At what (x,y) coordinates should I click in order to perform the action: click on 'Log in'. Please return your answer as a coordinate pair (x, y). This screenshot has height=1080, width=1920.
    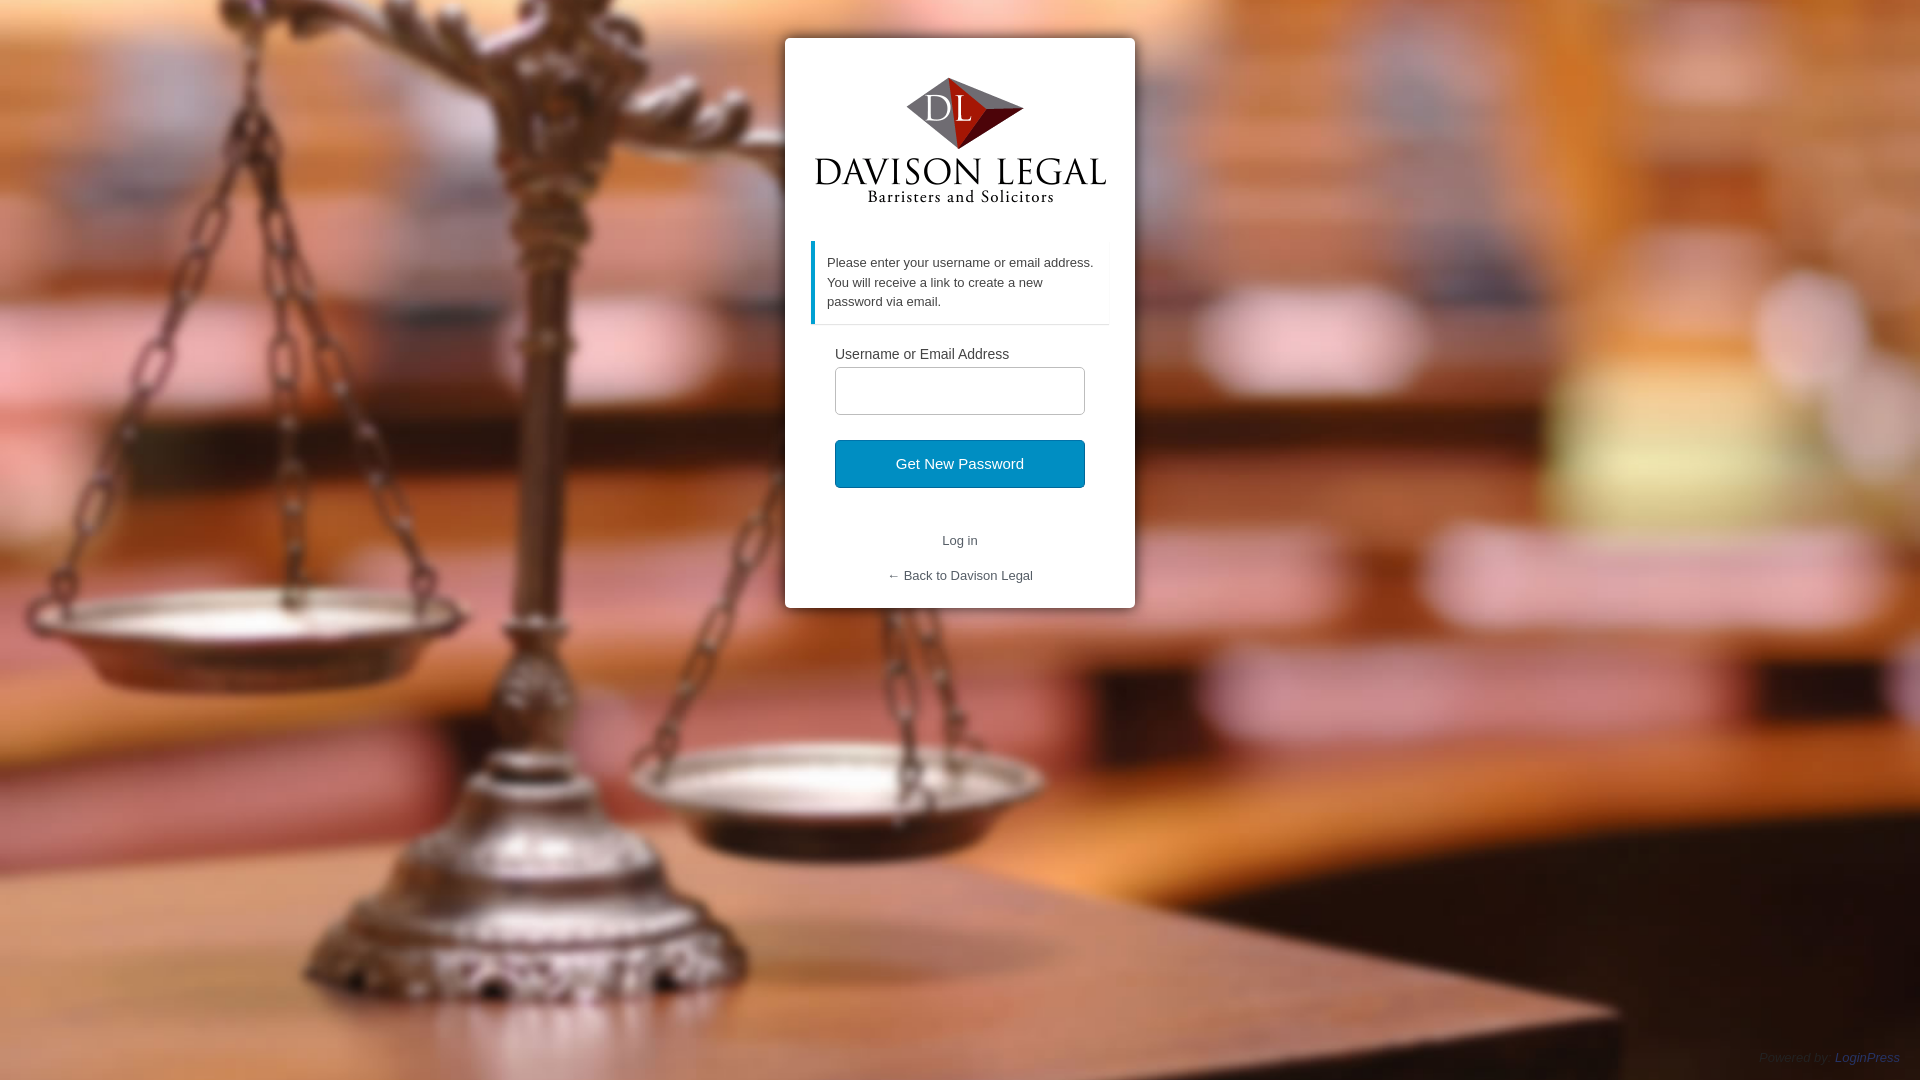
    Looking at the image, I should click on (958, 540).